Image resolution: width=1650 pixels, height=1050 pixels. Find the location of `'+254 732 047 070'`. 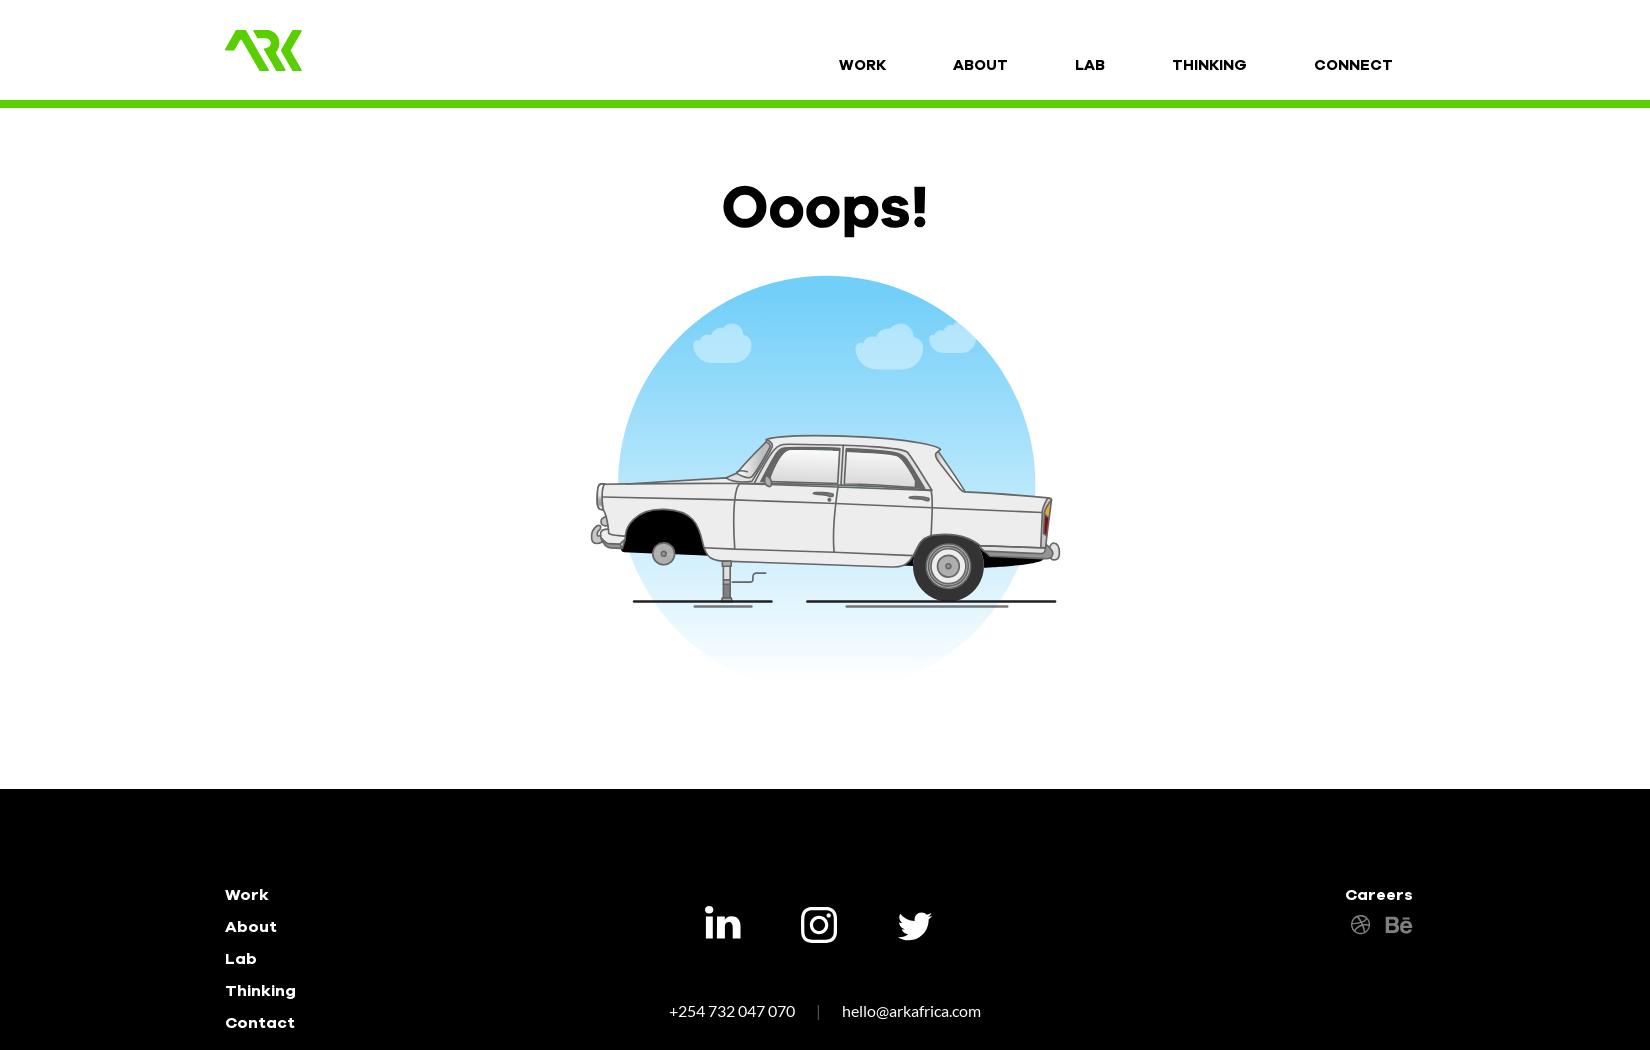

'+254 732 047 070' is located at coordinates (732, 1009).